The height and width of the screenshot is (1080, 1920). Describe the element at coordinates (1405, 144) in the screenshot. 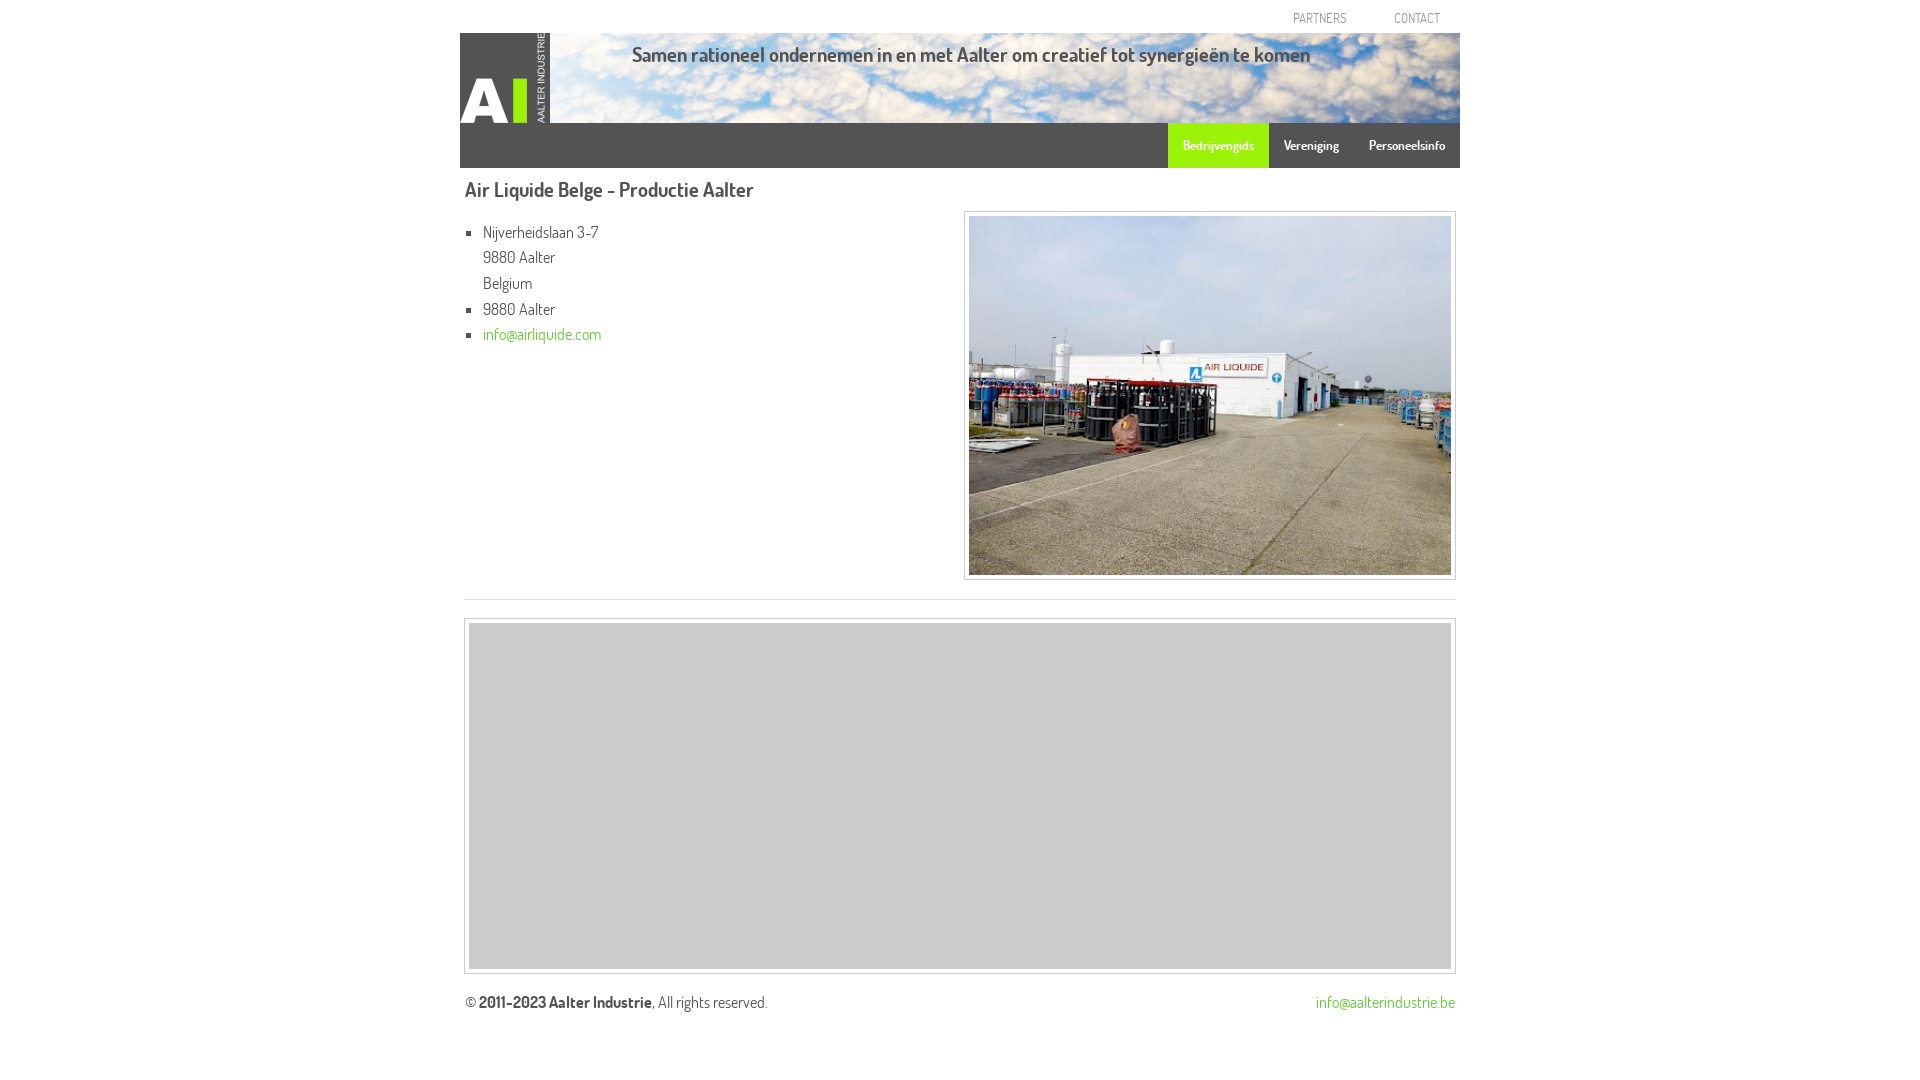

I see `'Personeelsinfo'` at that location.